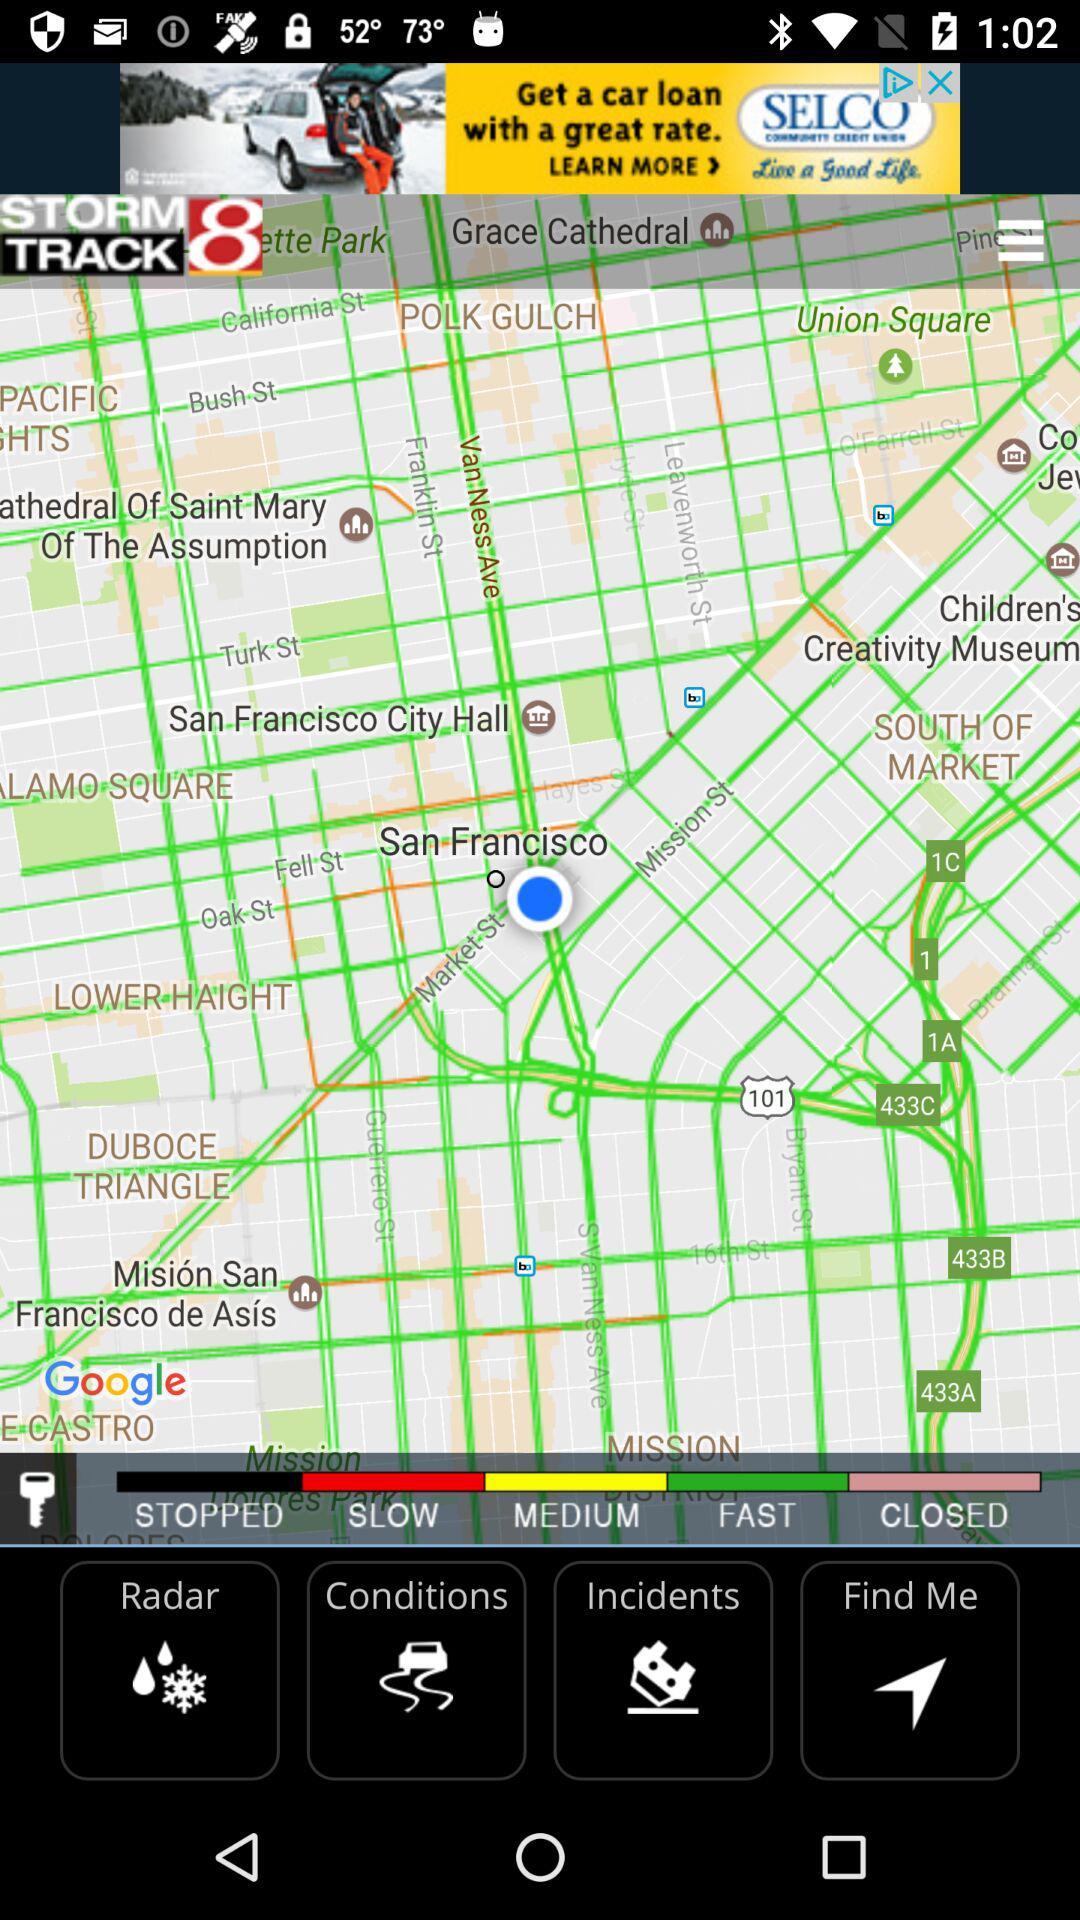 The height and width of the screenshot is (1920, 1080). What do you see at coordinates (540, 127) in the screenshot?
I see `advertisement` at bounding box center [540, 127].